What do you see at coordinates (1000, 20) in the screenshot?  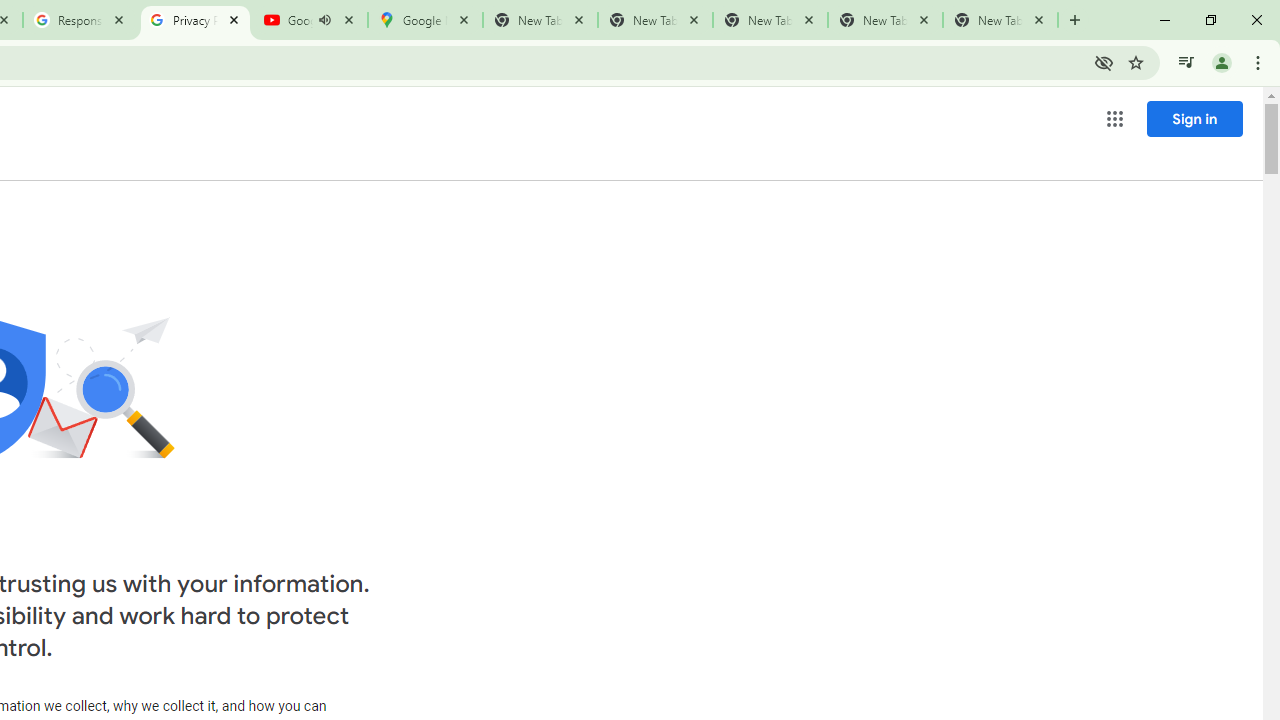 I see `'New Tab'` at bounding box center [1000, 20].